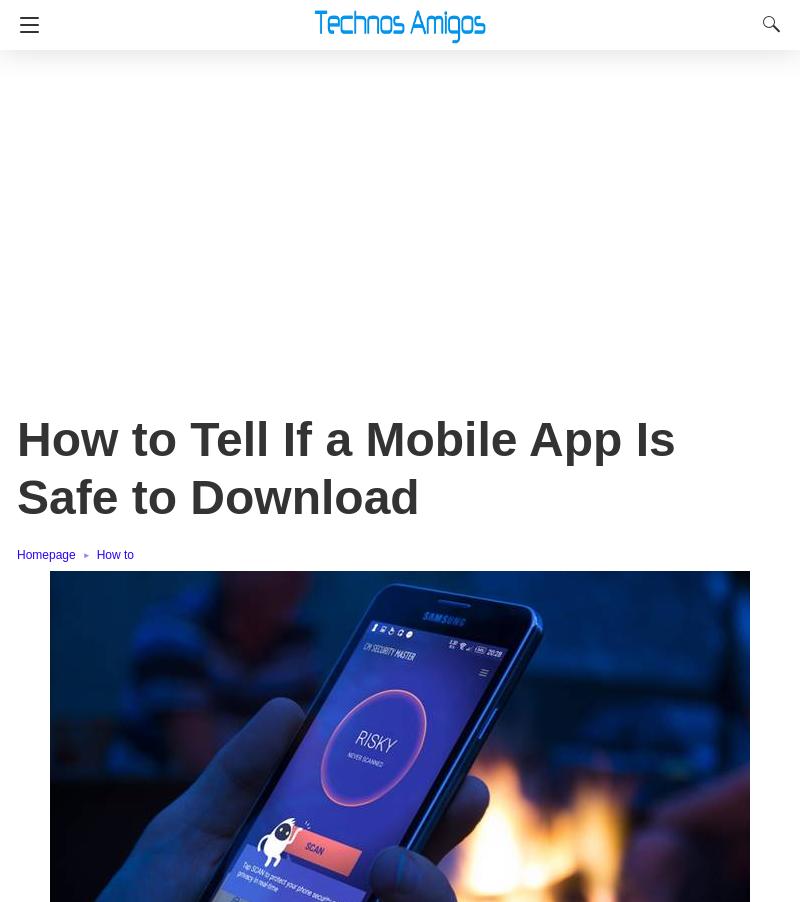 The width and height of the screenshot is (800, 902). Describe the element at coordinates (170, 473) in the screenshot. I see `'Access to phone contacts'` at that location.